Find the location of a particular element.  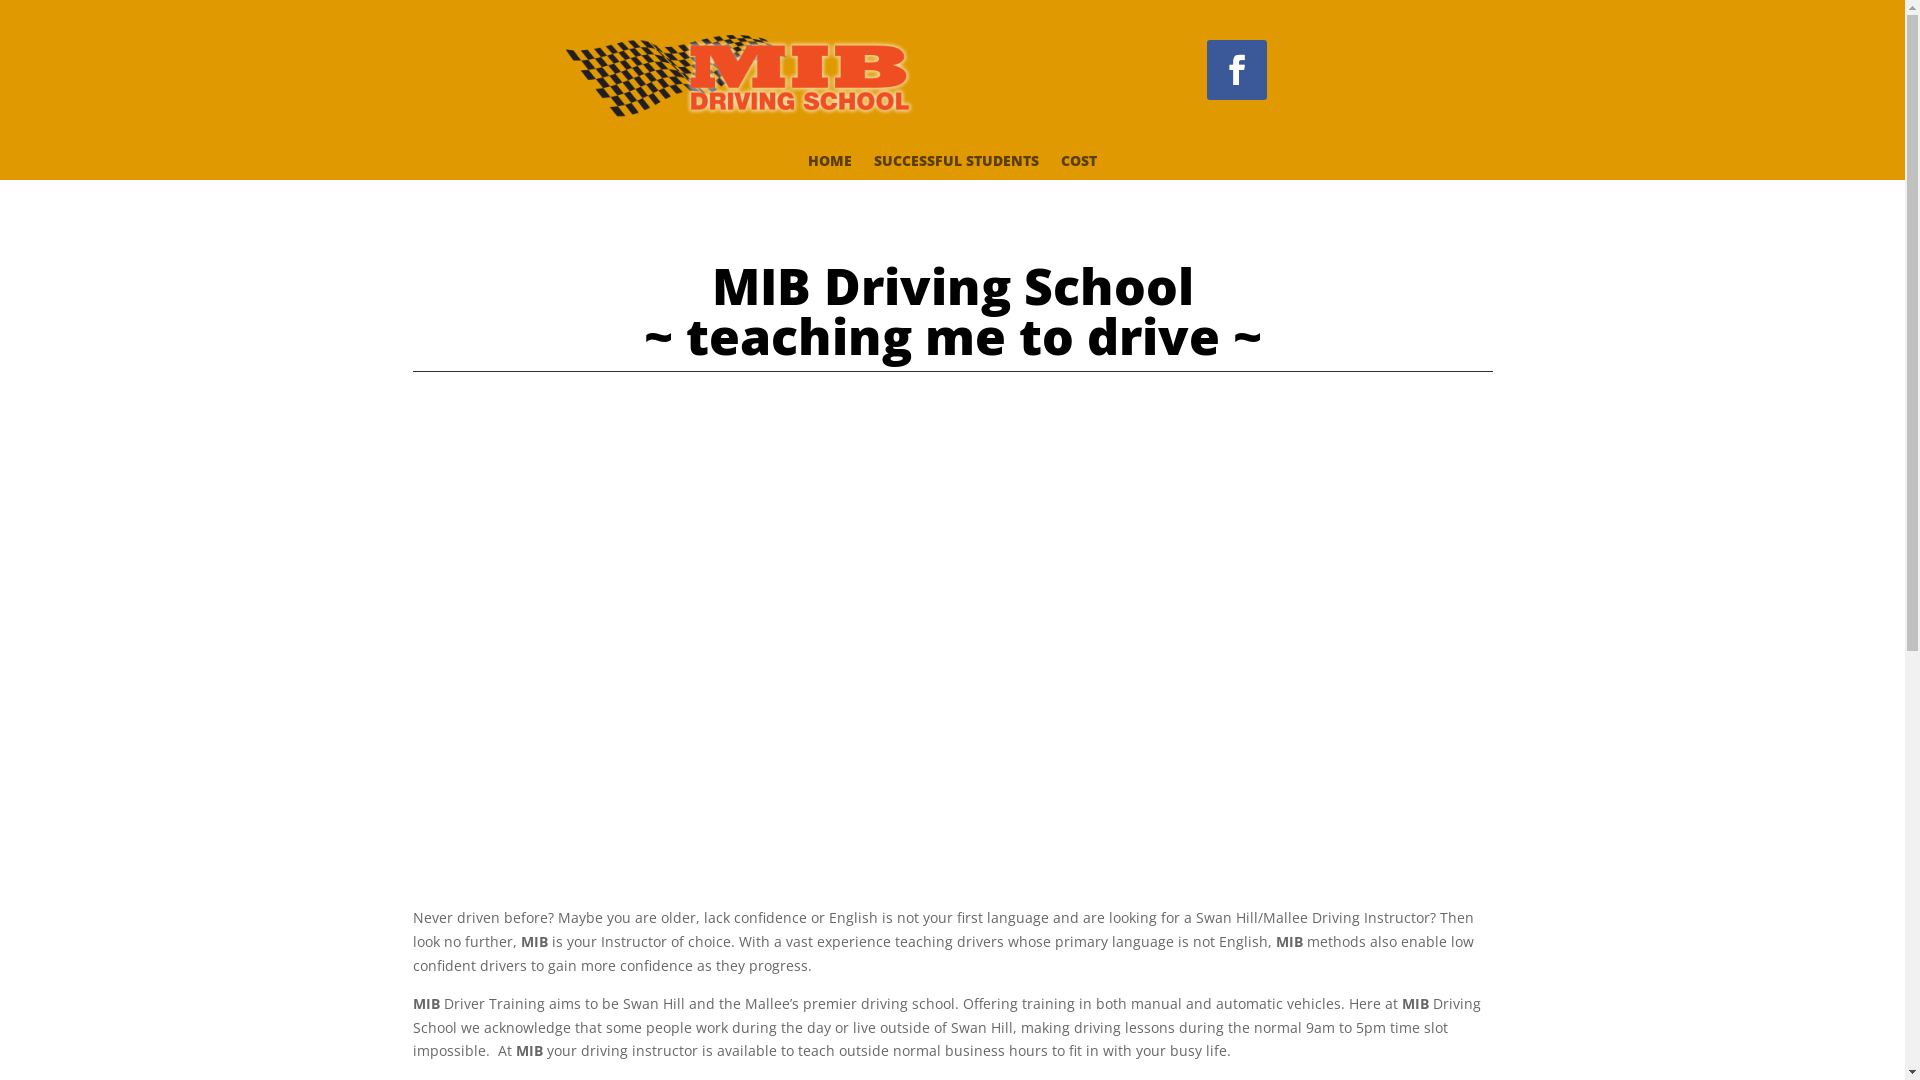

'SUCCESSFUL STUDENTS' is located at coordinates (873, 164).